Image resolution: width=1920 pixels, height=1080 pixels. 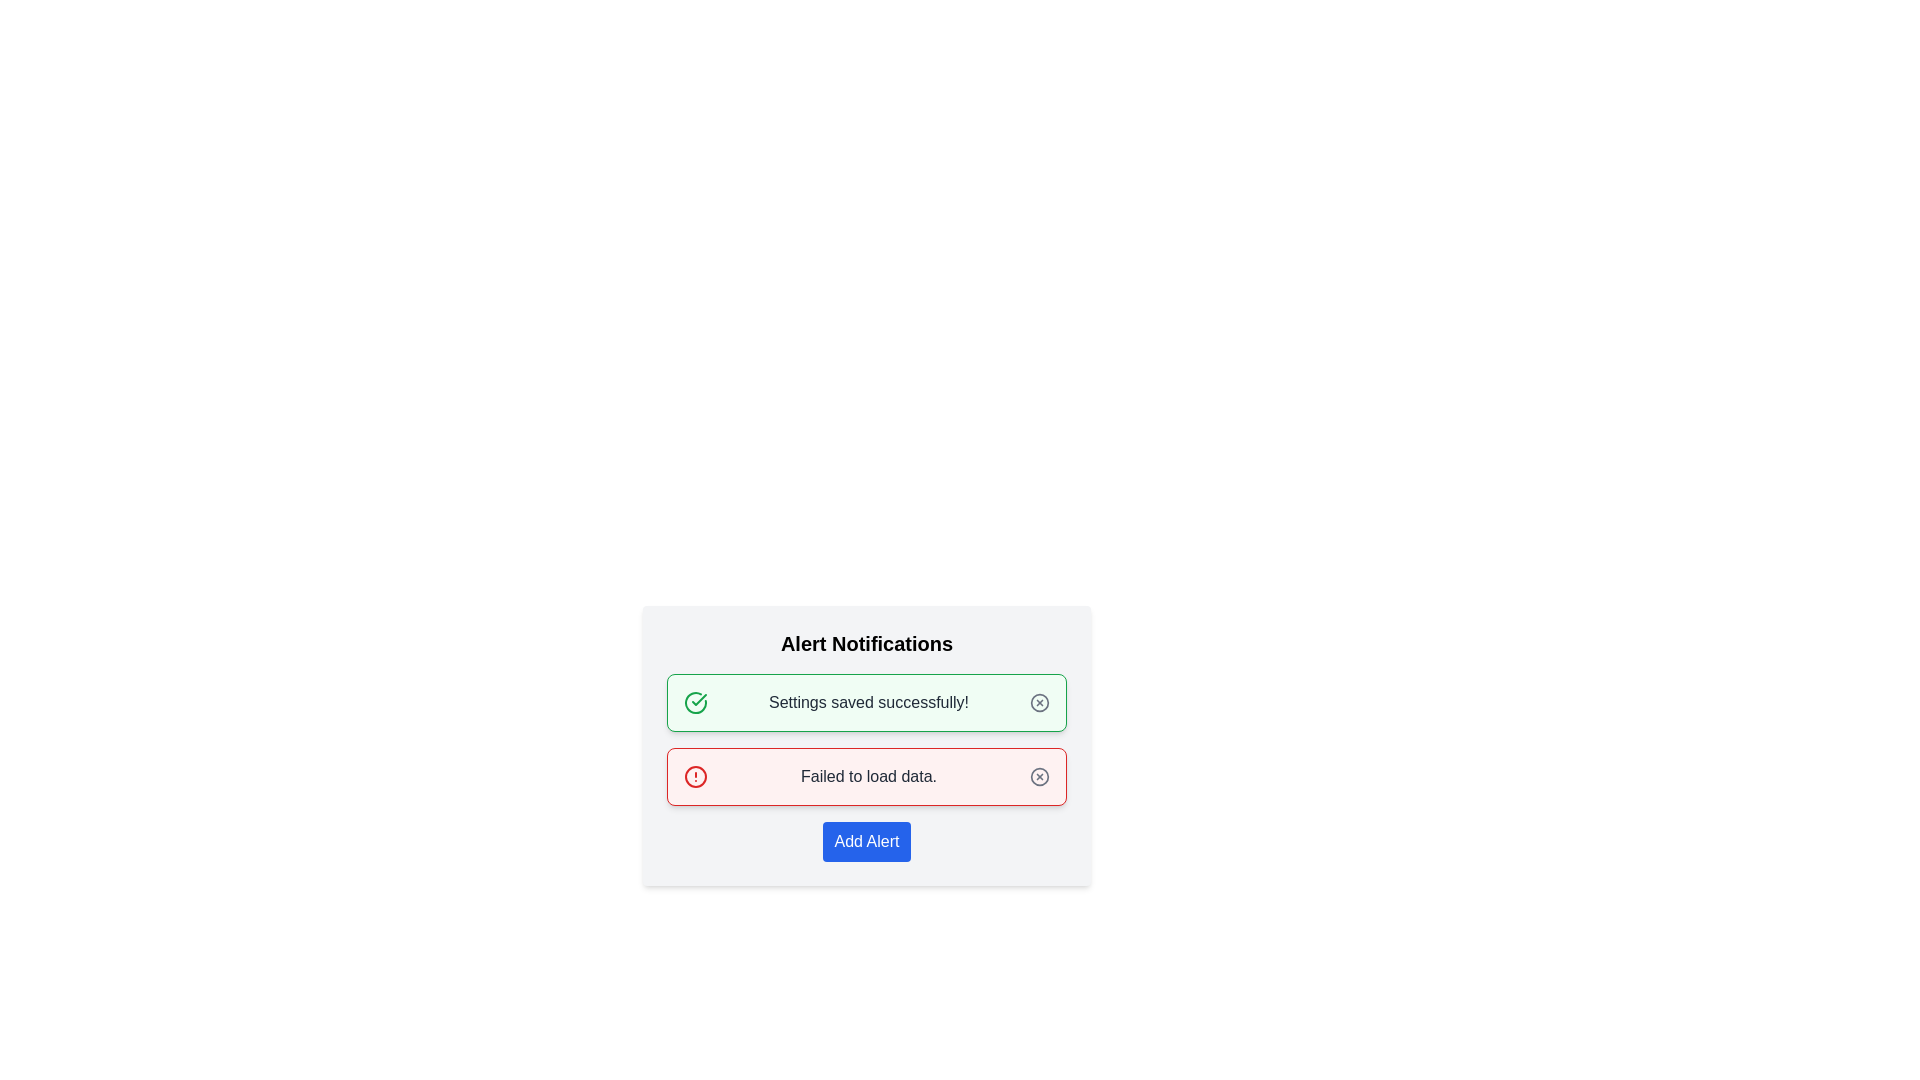 I want to click on the 'Alert Notifications' text label, which is a prominent header displayed in bold, large font at the top center of the view, so click(x=867, y=644).